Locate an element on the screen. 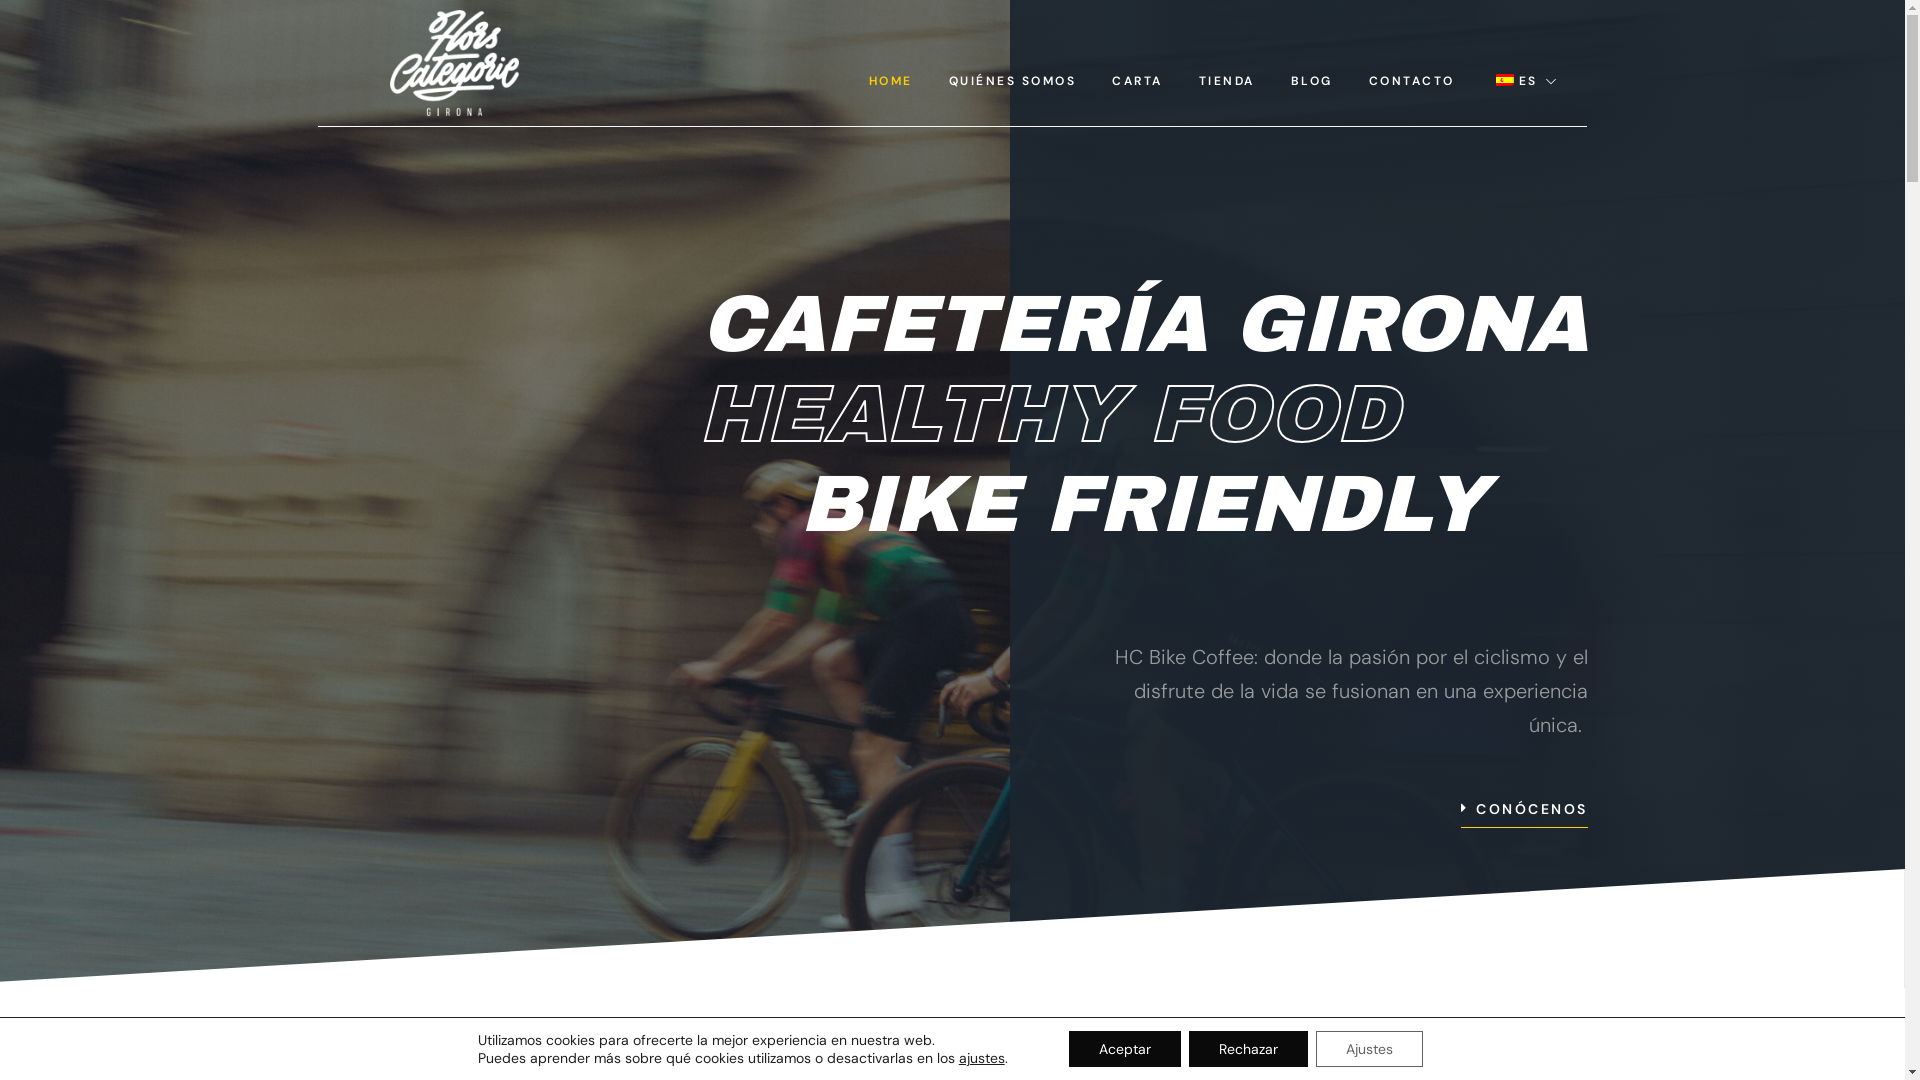 The width and height of the screenshot is (1920, 1080). 'HOME' is located at coordinates (890, 80).